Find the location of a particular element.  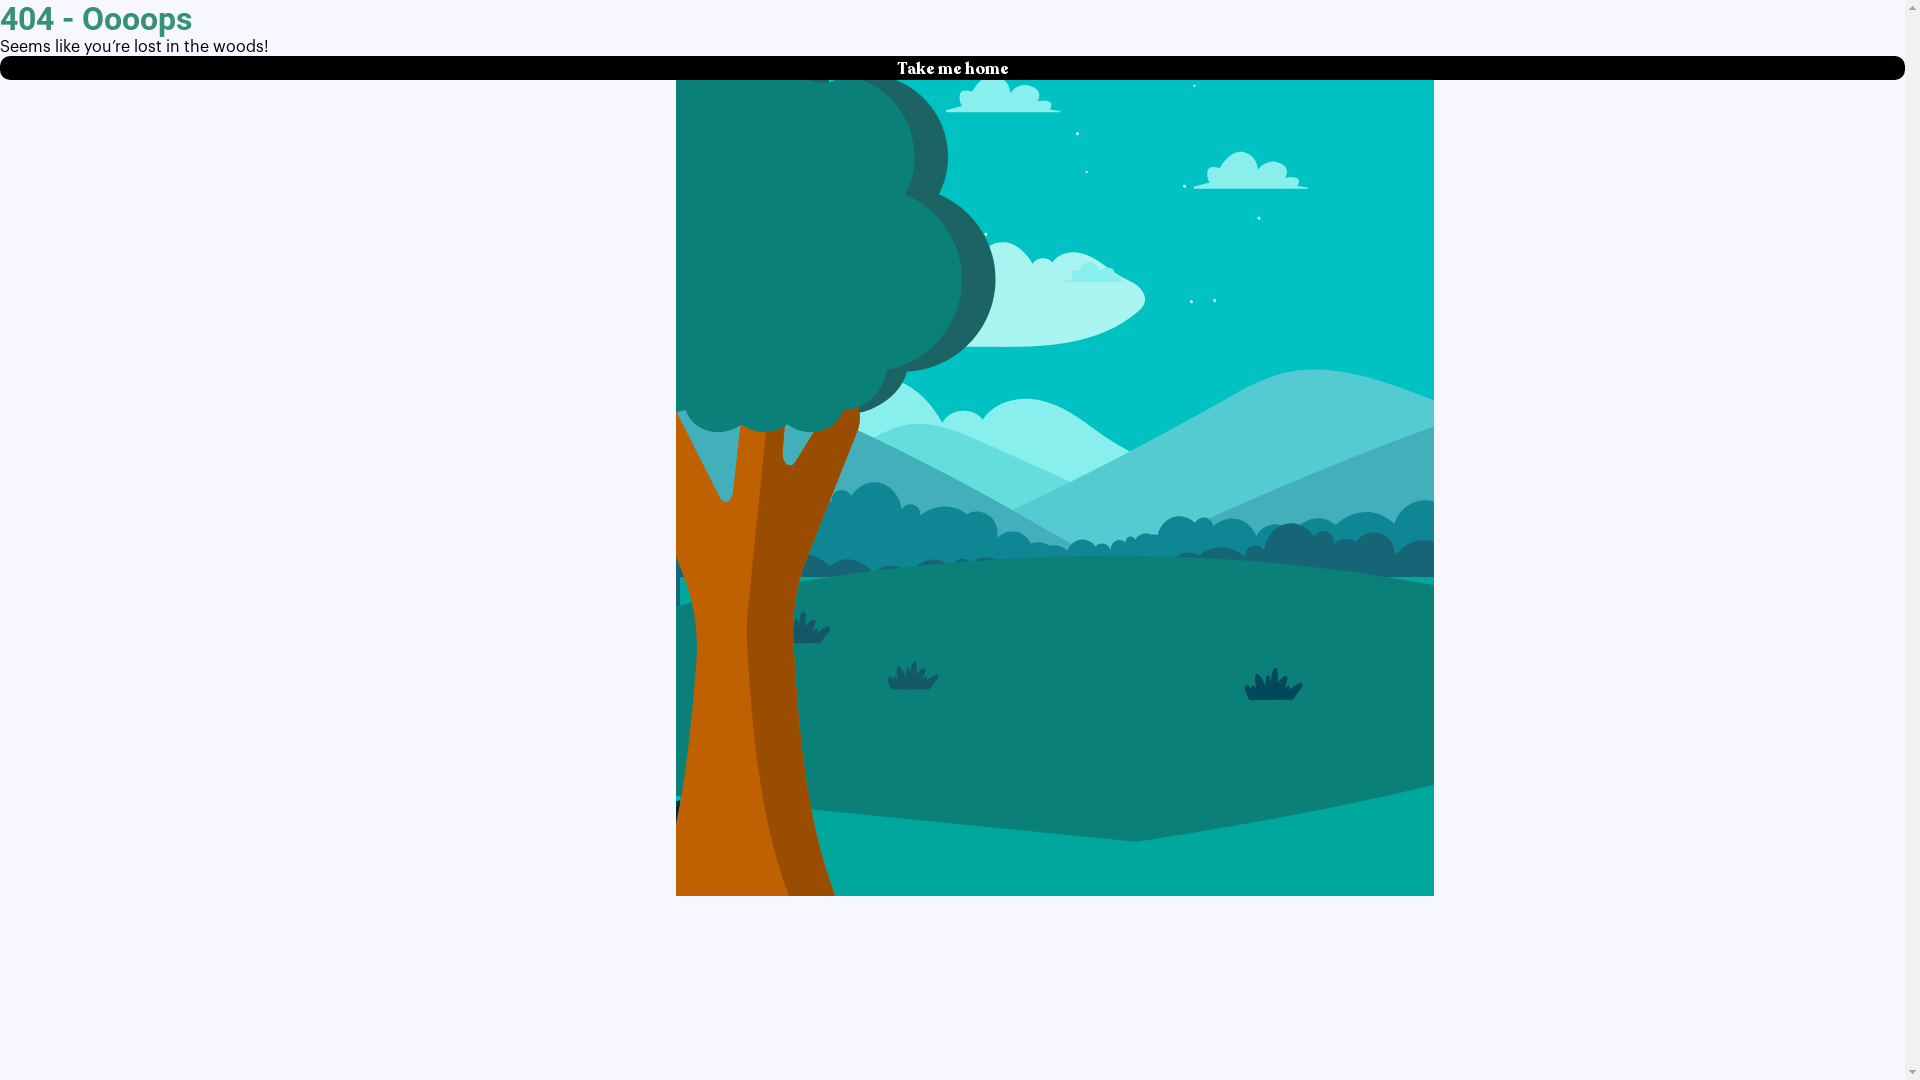

'Take me home' is located at coordinates (951, 67).